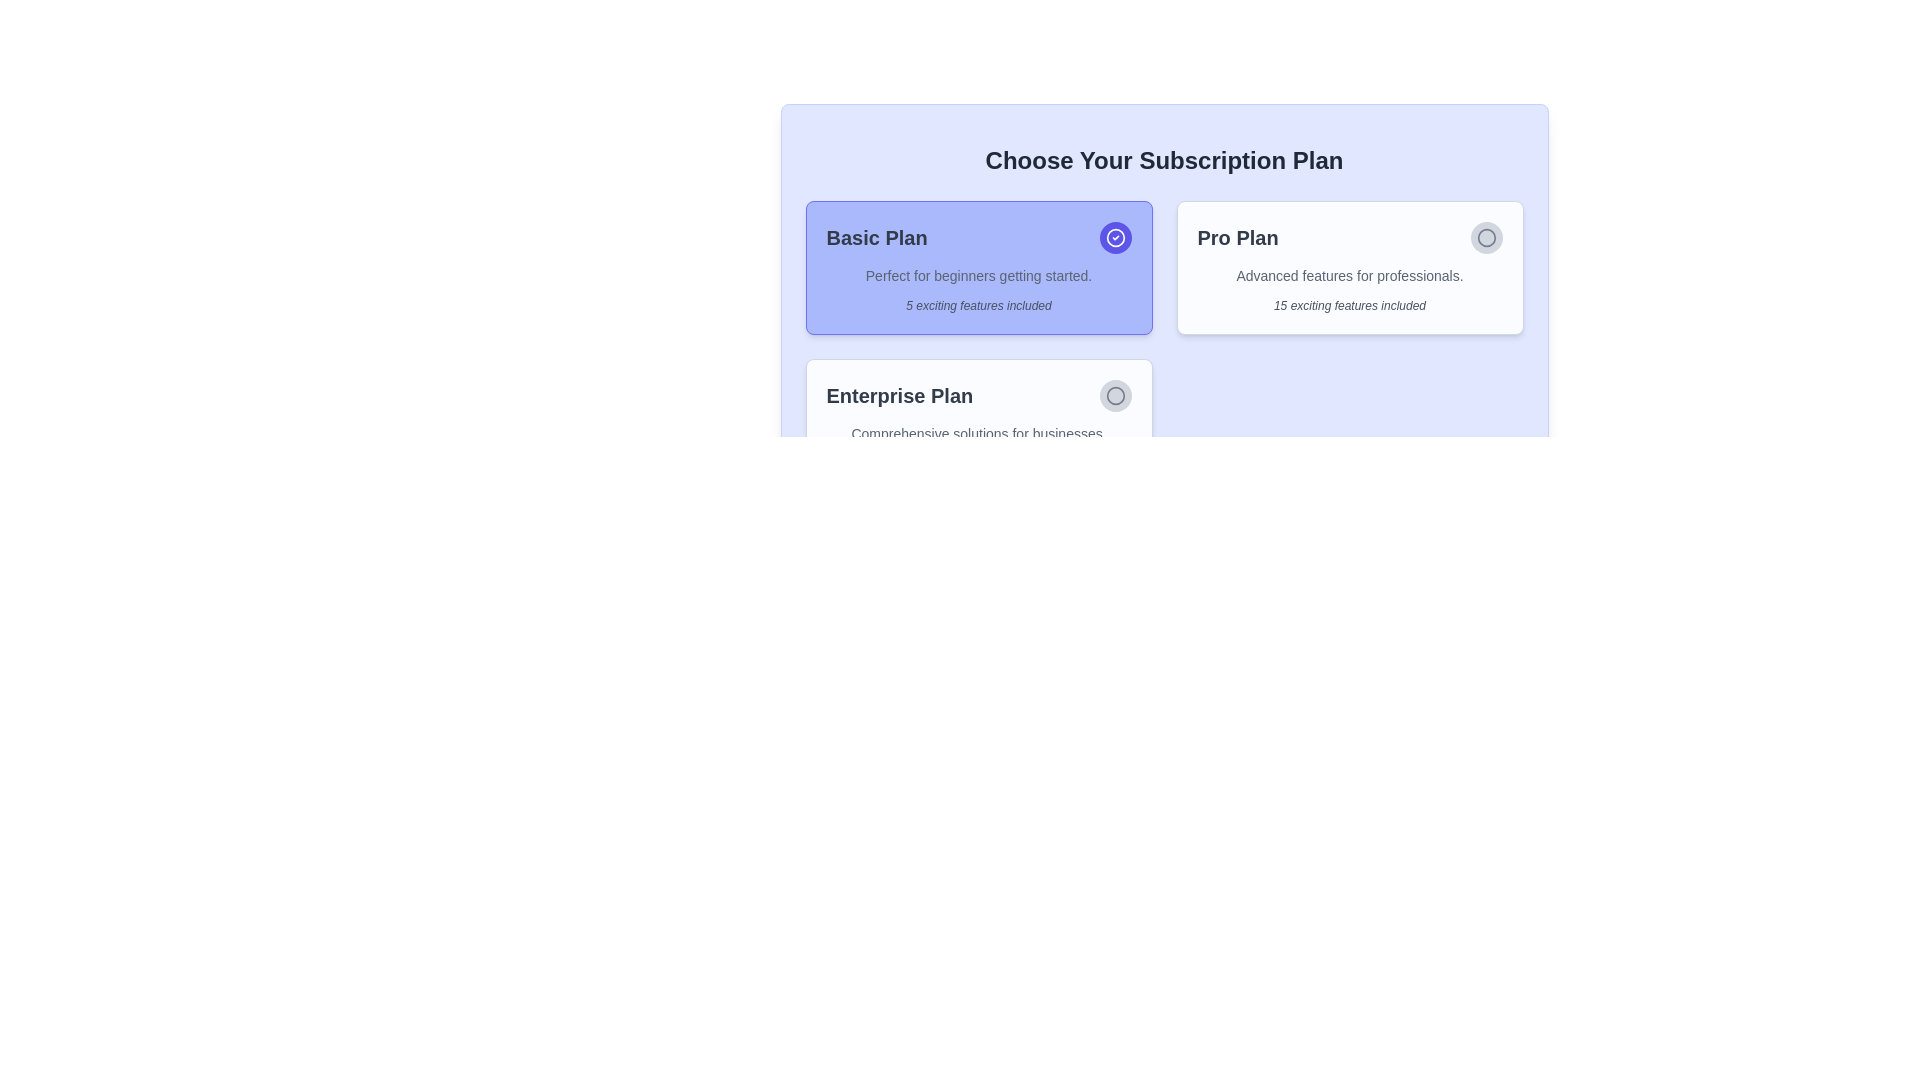 Image resolution: width=1920 pixels, height=1080 pixels. I want to click on the interactive icon representing the 'Pro Plan' choice, located in the top-right of the subscription selection interface, so click(1486, 237).